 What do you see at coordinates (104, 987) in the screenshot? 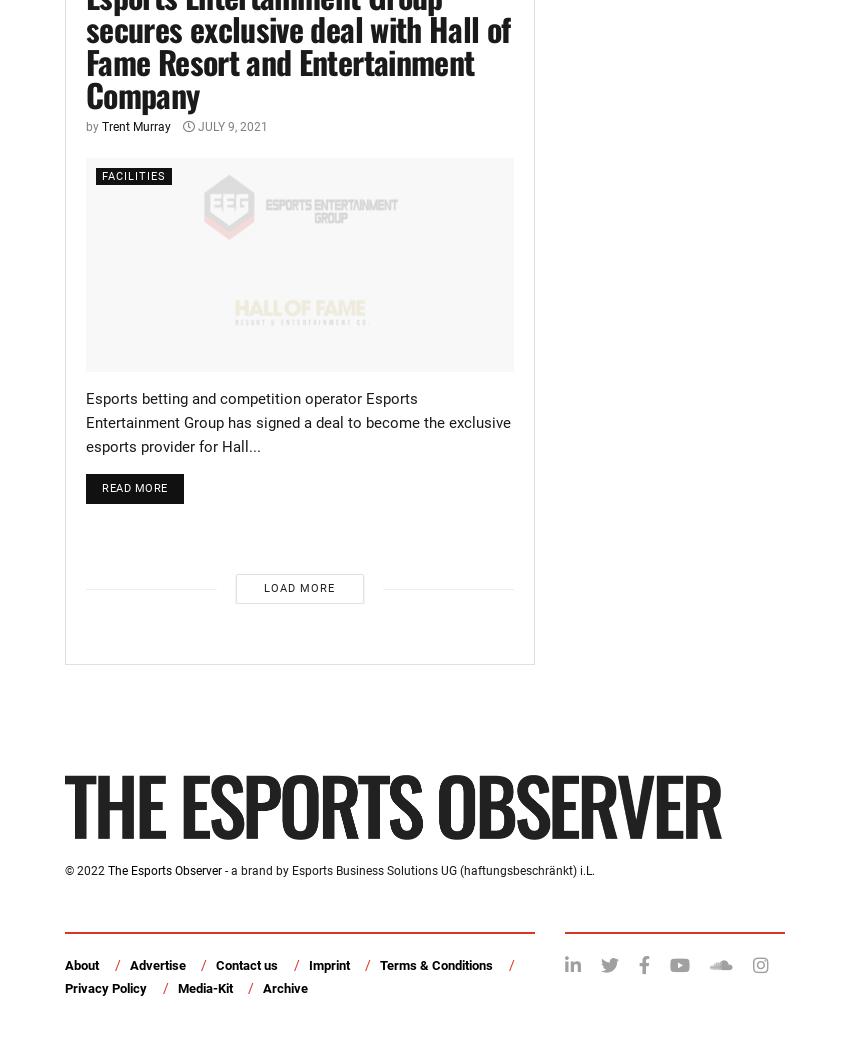
I see `'Privacy Policy'` at bounding box center [104, 987].